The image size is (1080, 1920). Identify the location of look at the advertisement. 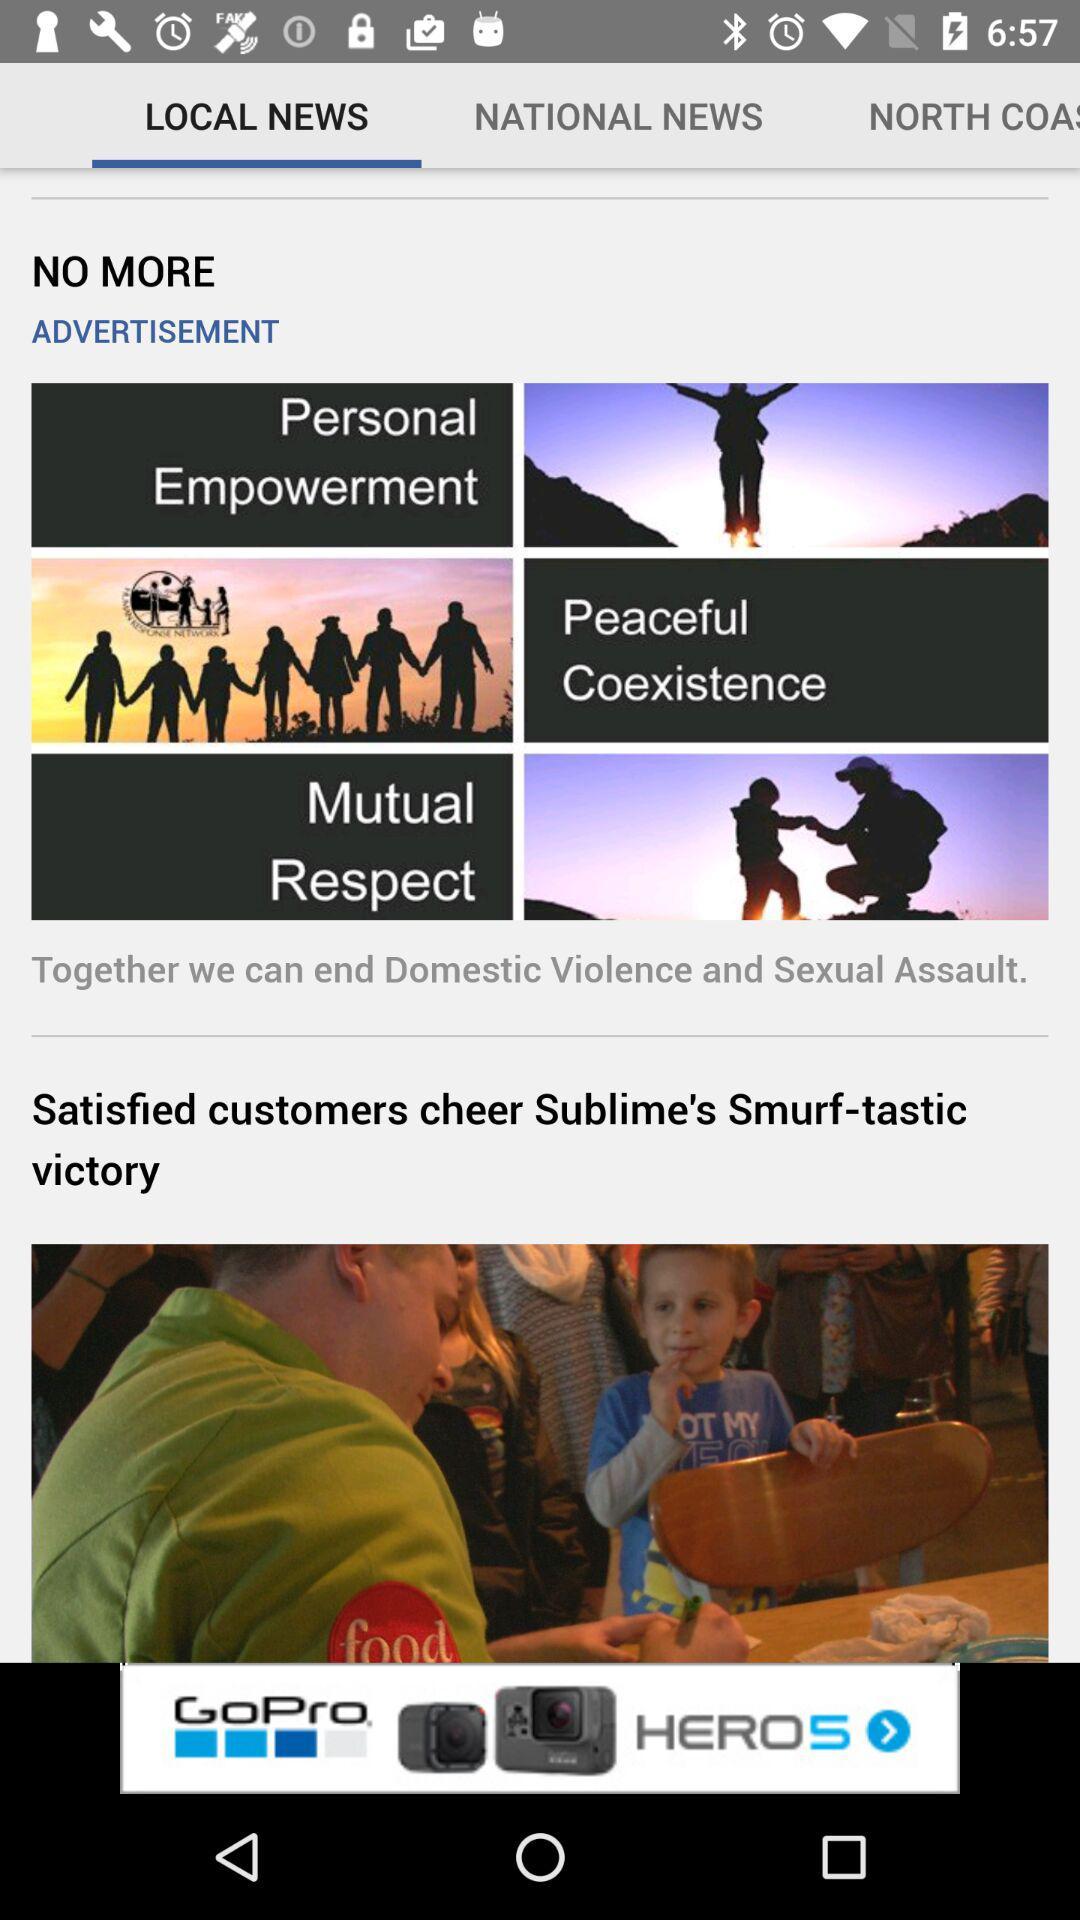
(540, 1727).